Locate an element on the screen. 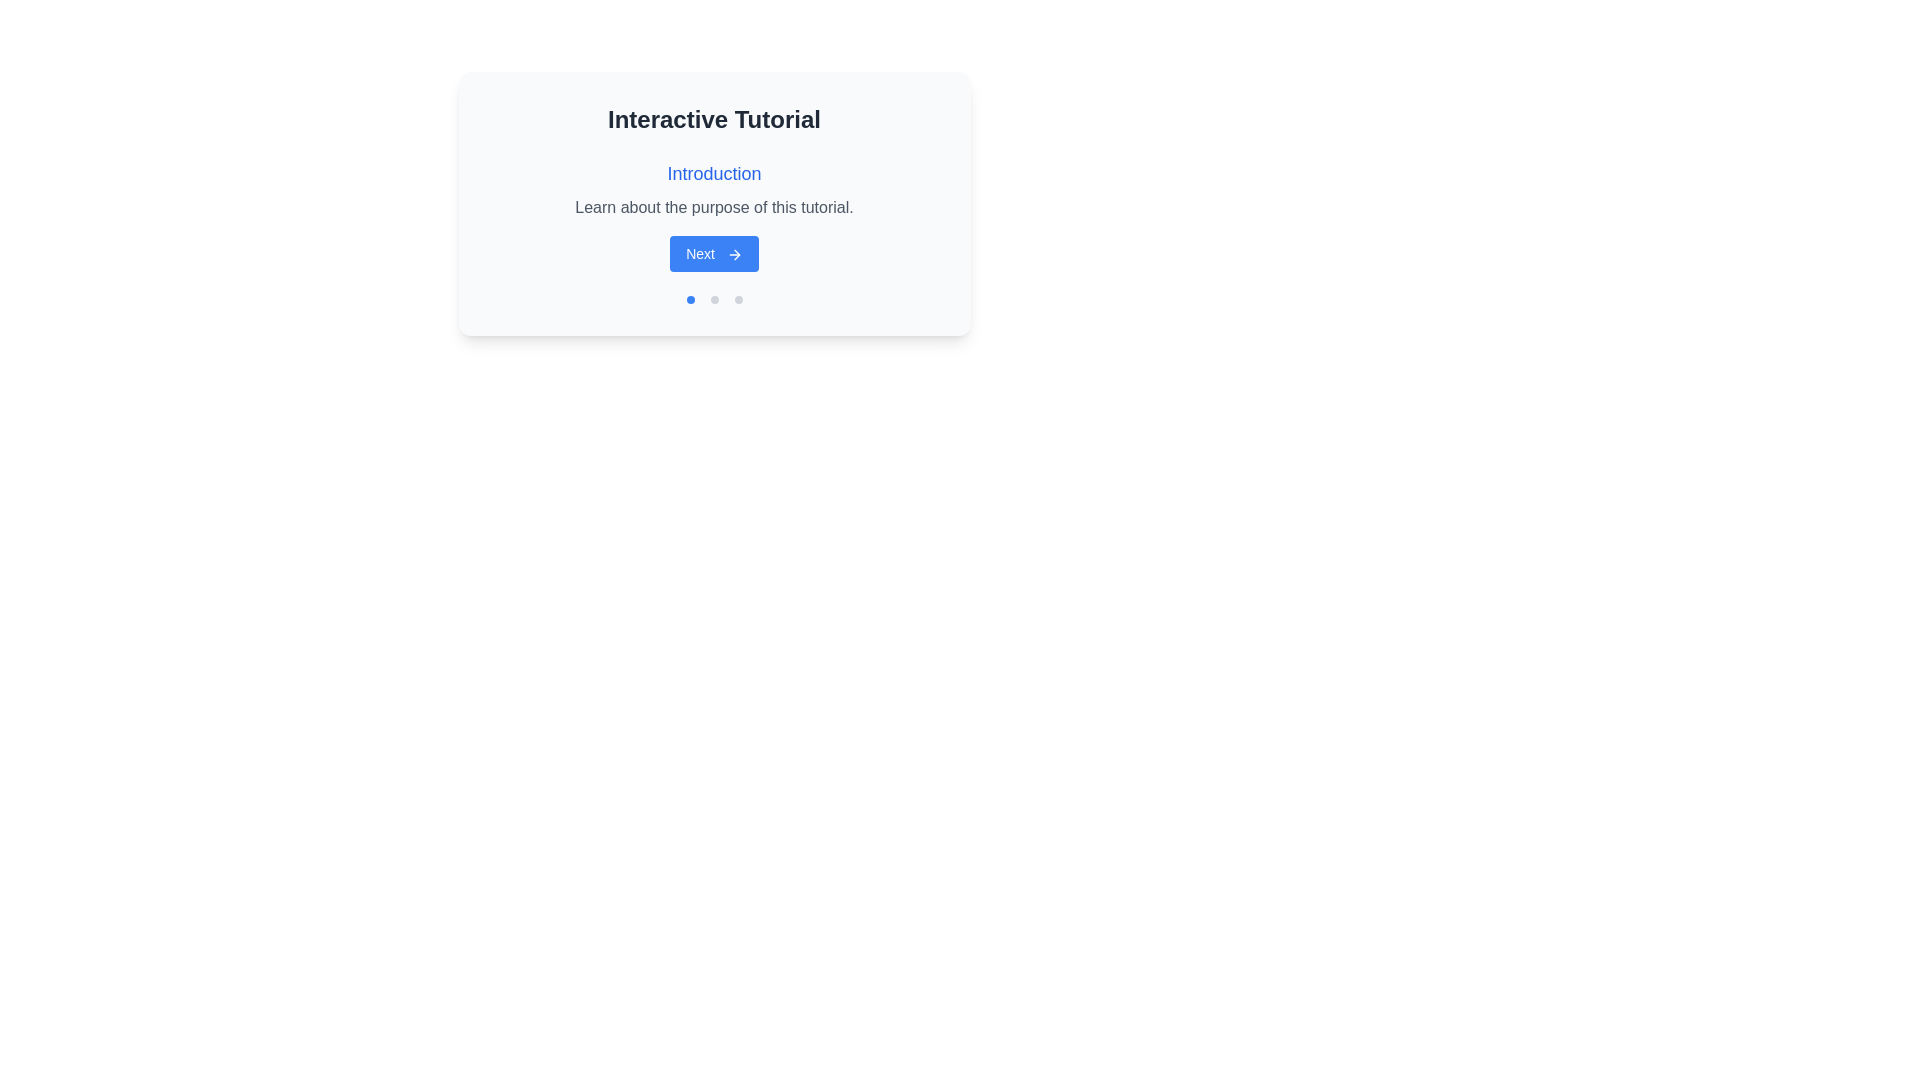  the statically styled text label that provides a brief explanation or introduction to the tutorial's purpose, located directly below the 'Introduction' text element is located at coordinates (714, 208).